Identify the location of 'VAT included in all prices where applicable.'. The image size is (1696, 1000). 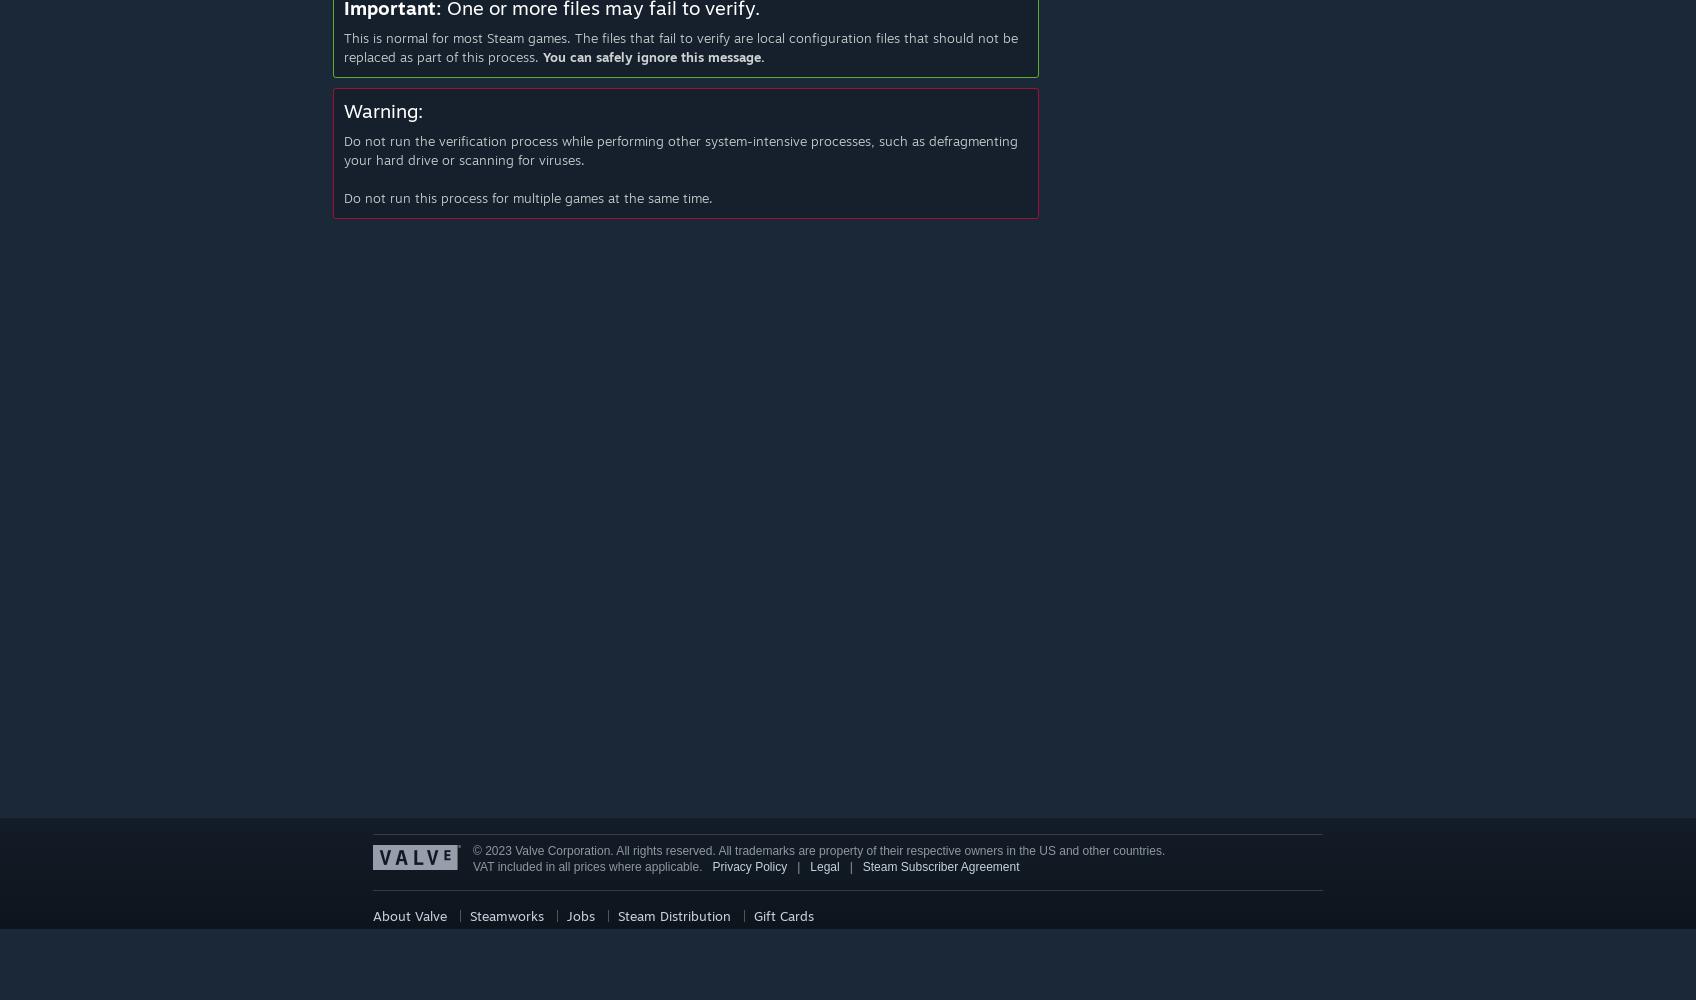
(592, 866).